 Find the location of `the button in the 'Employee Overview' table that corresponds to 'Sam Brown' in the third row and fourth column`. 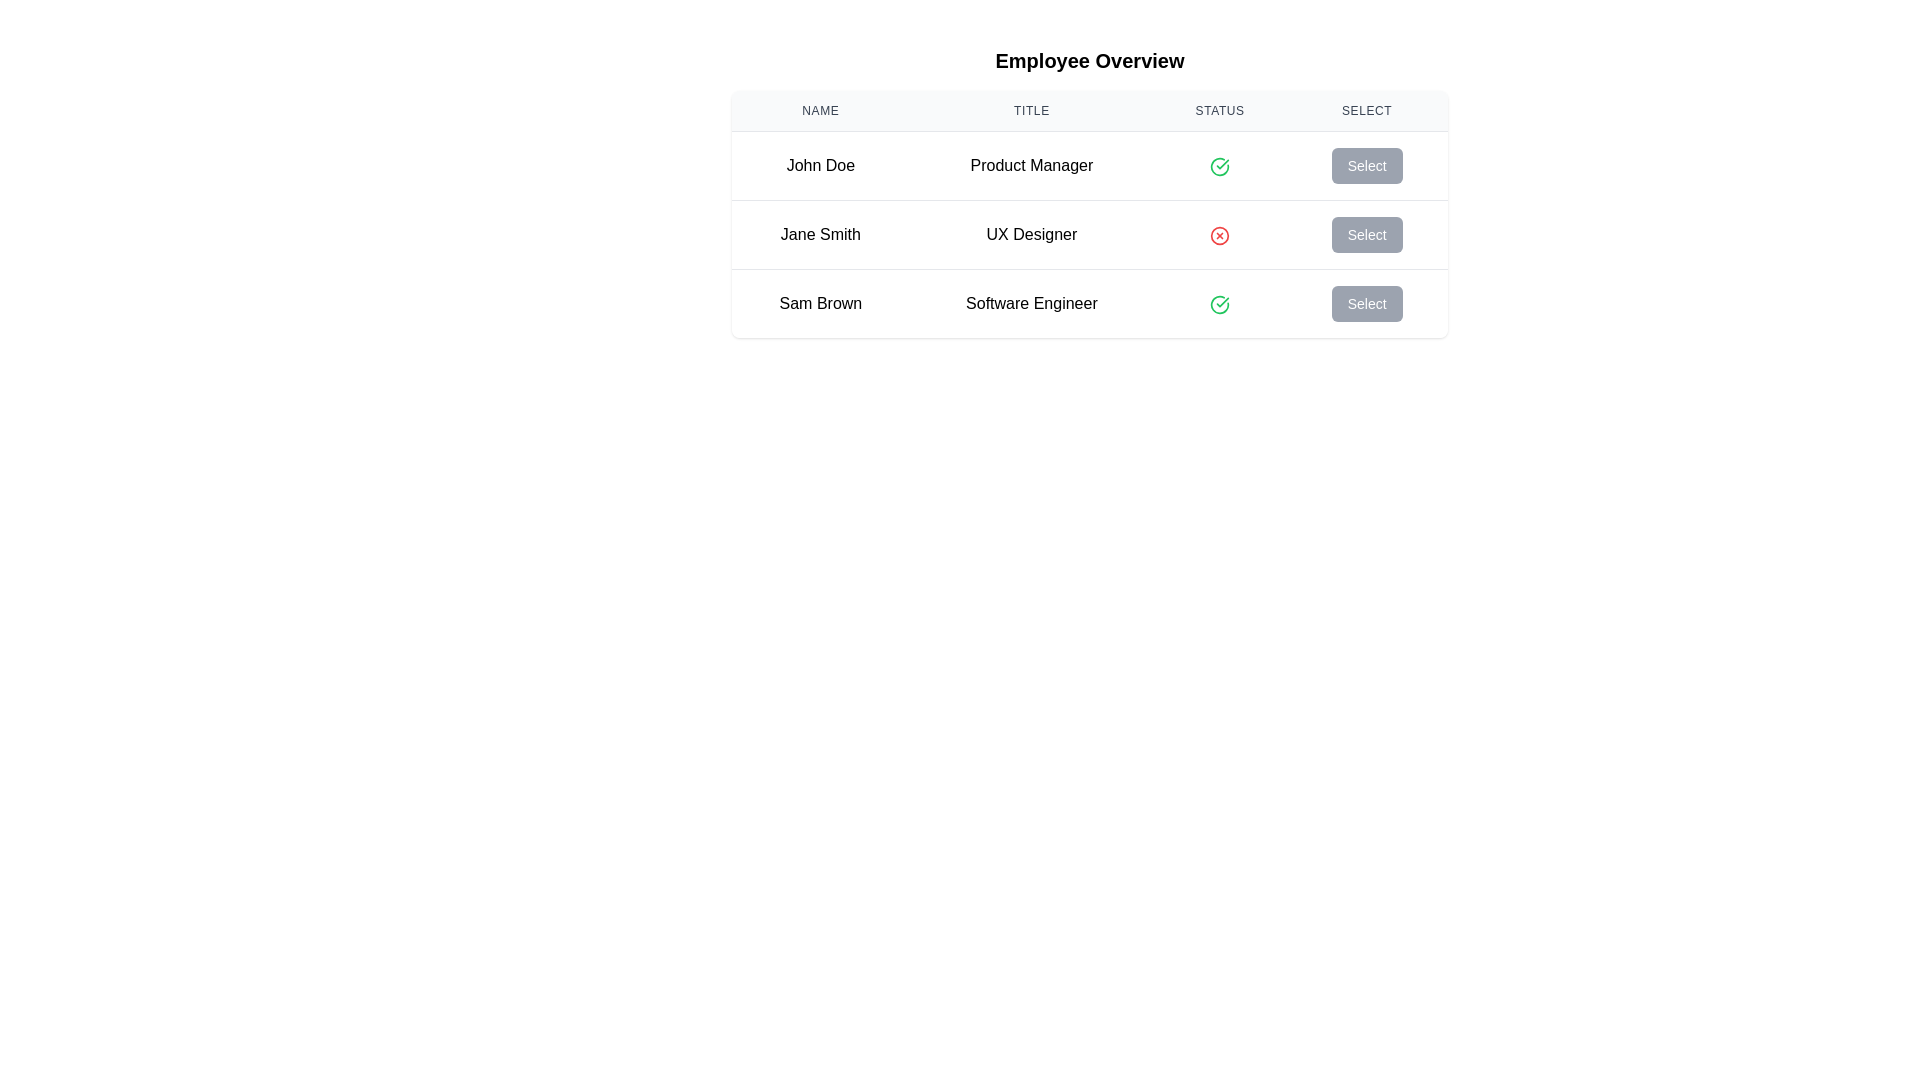

the button in the 'Employee Overview' table that corresponds to 'Sam Brown' in the third row and fourth column is located at coordinates (1366, 304).